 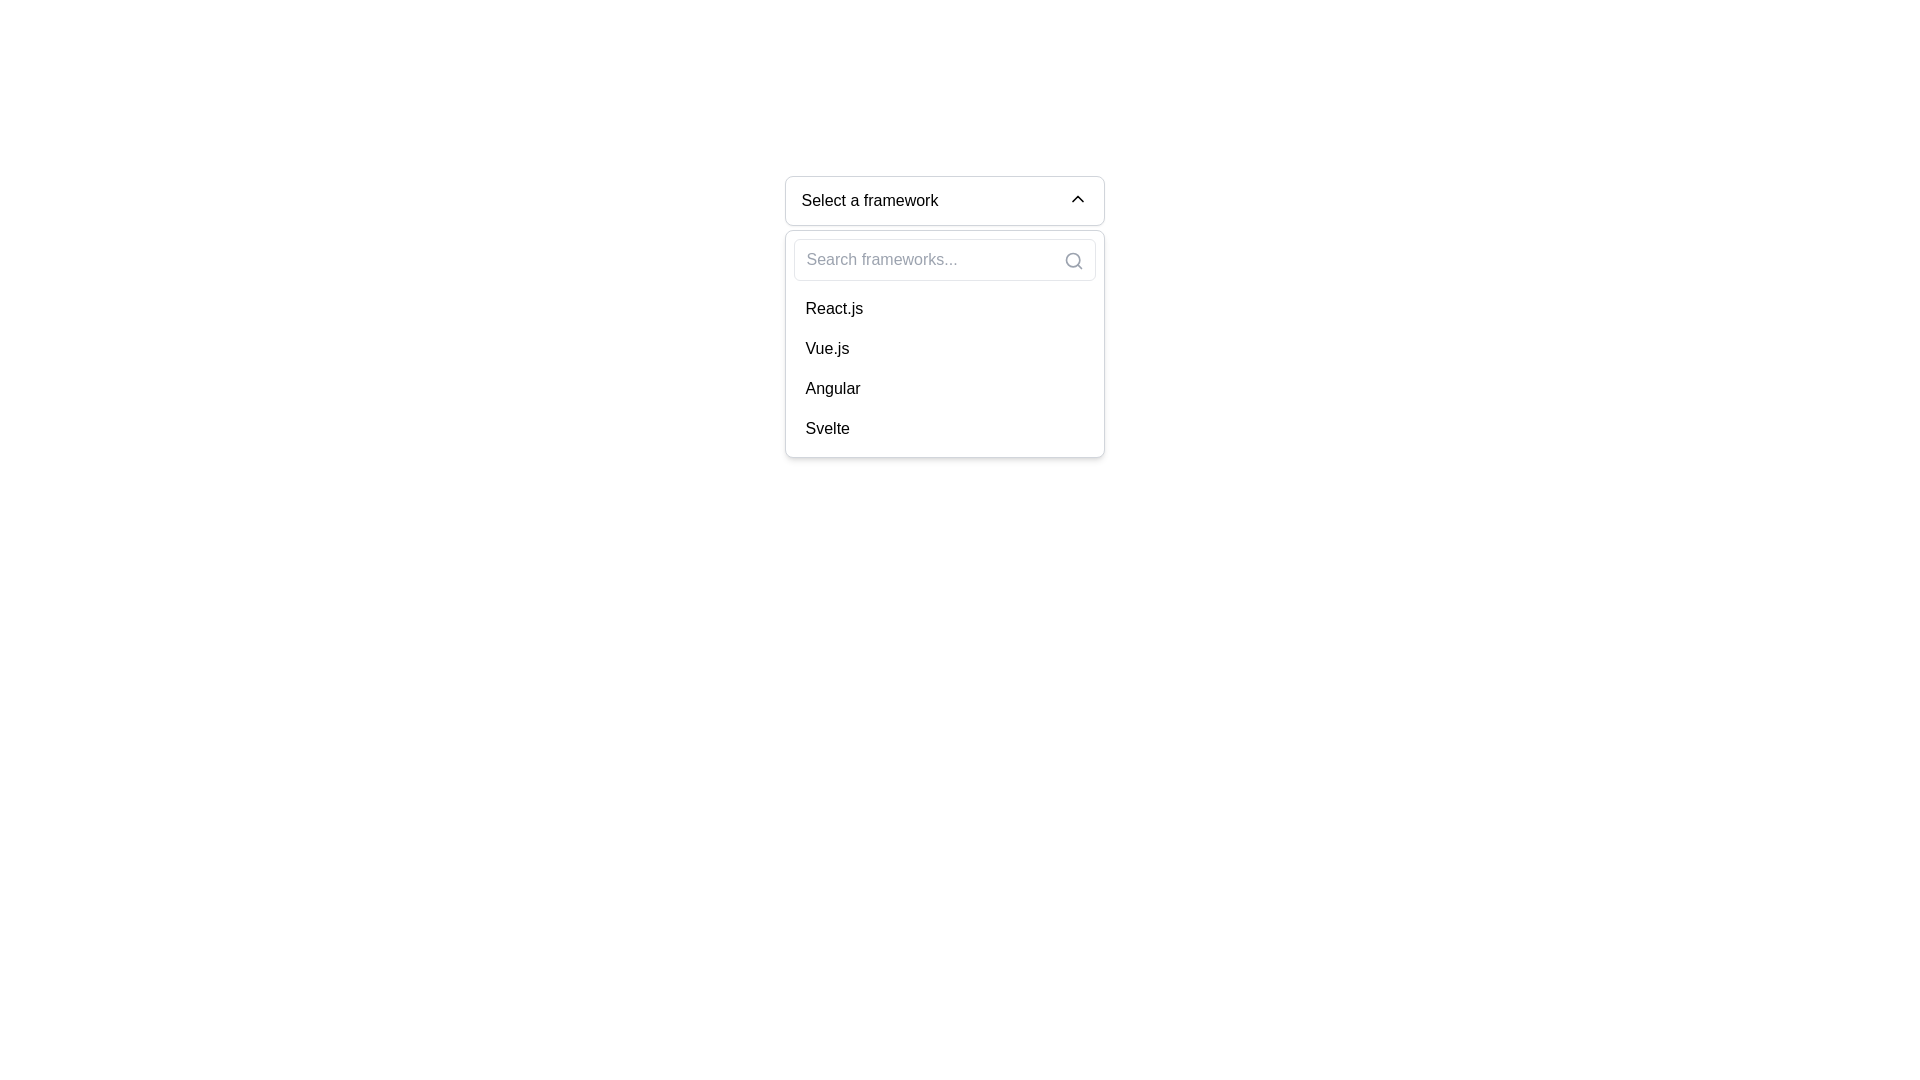 I want to click on the dropdown menu trigger labeled 'Select a framework', so click(x=943, y=200).